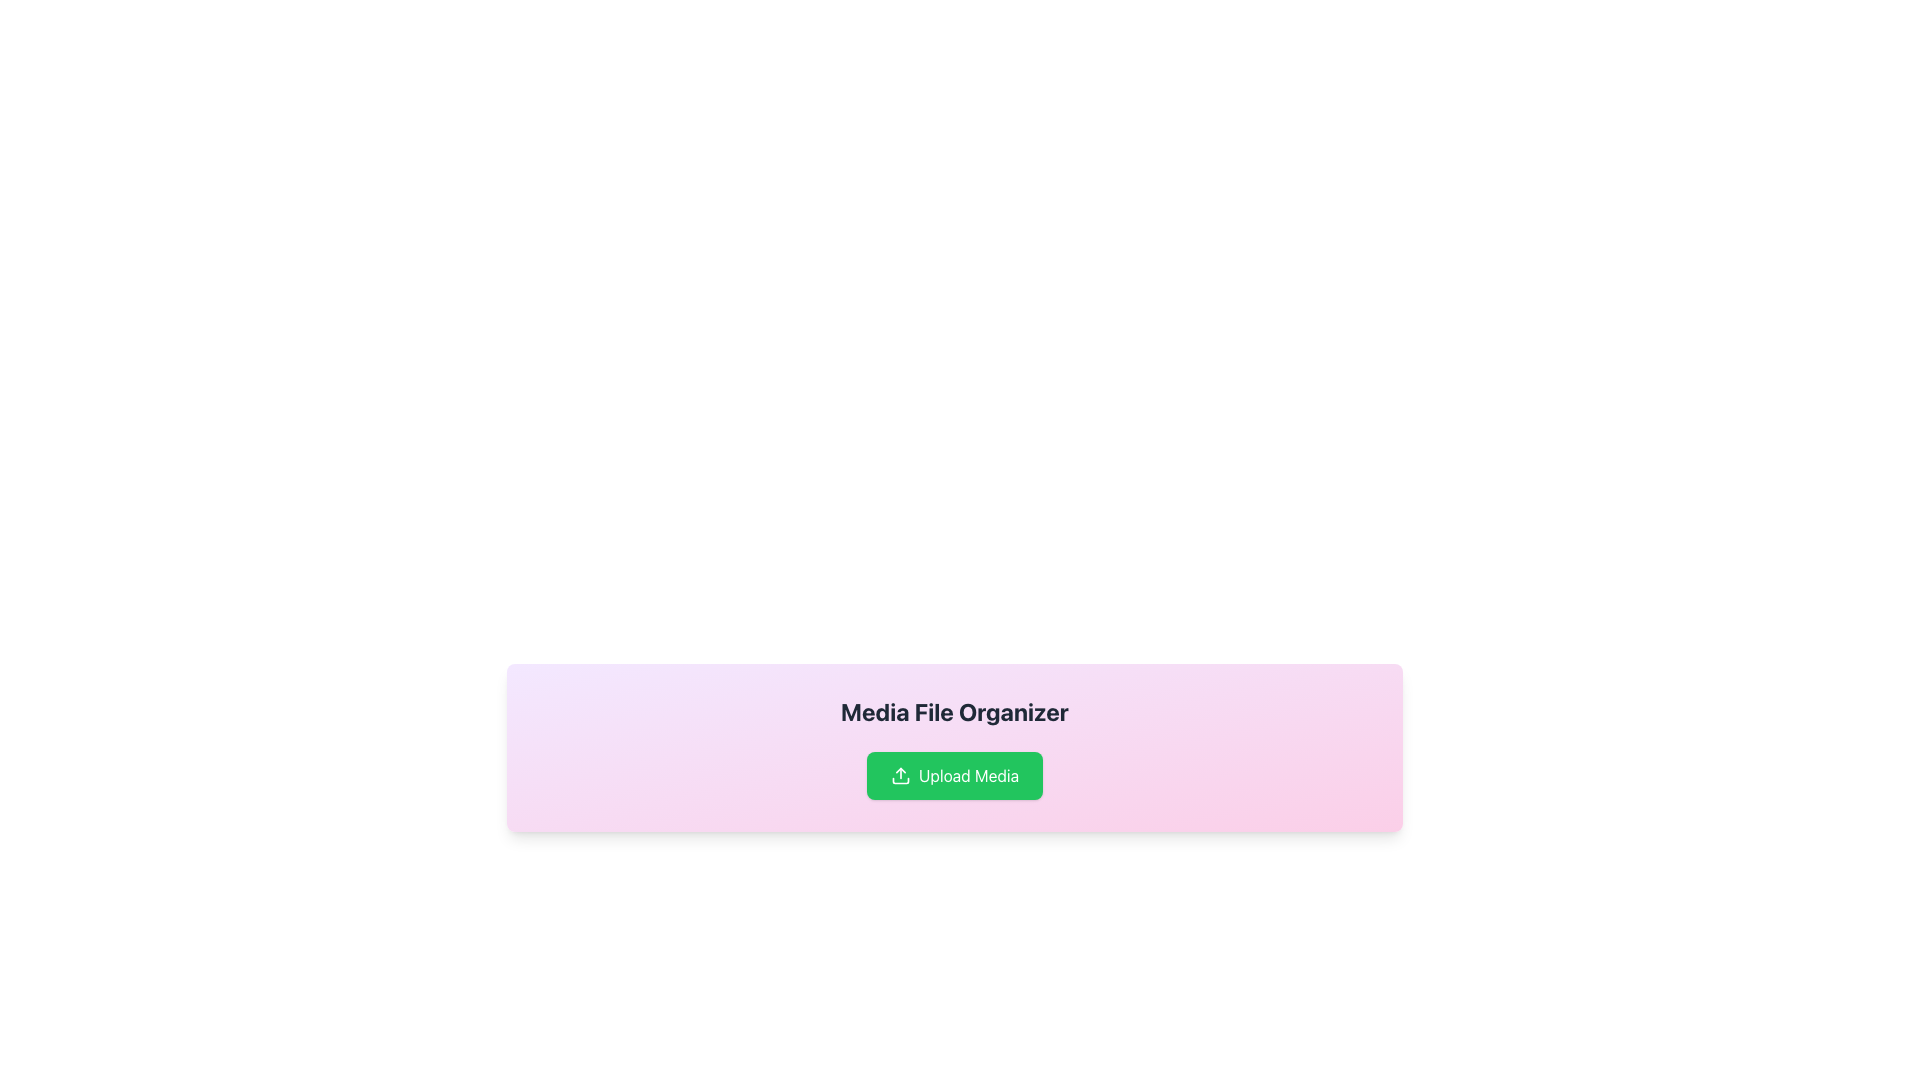 The image size is (1920, 1080). I want to click on text label 'Upload Media' which is styled in white bold font inside a green rounded button located below the title 'Media File Organizer', so click(969, 774).